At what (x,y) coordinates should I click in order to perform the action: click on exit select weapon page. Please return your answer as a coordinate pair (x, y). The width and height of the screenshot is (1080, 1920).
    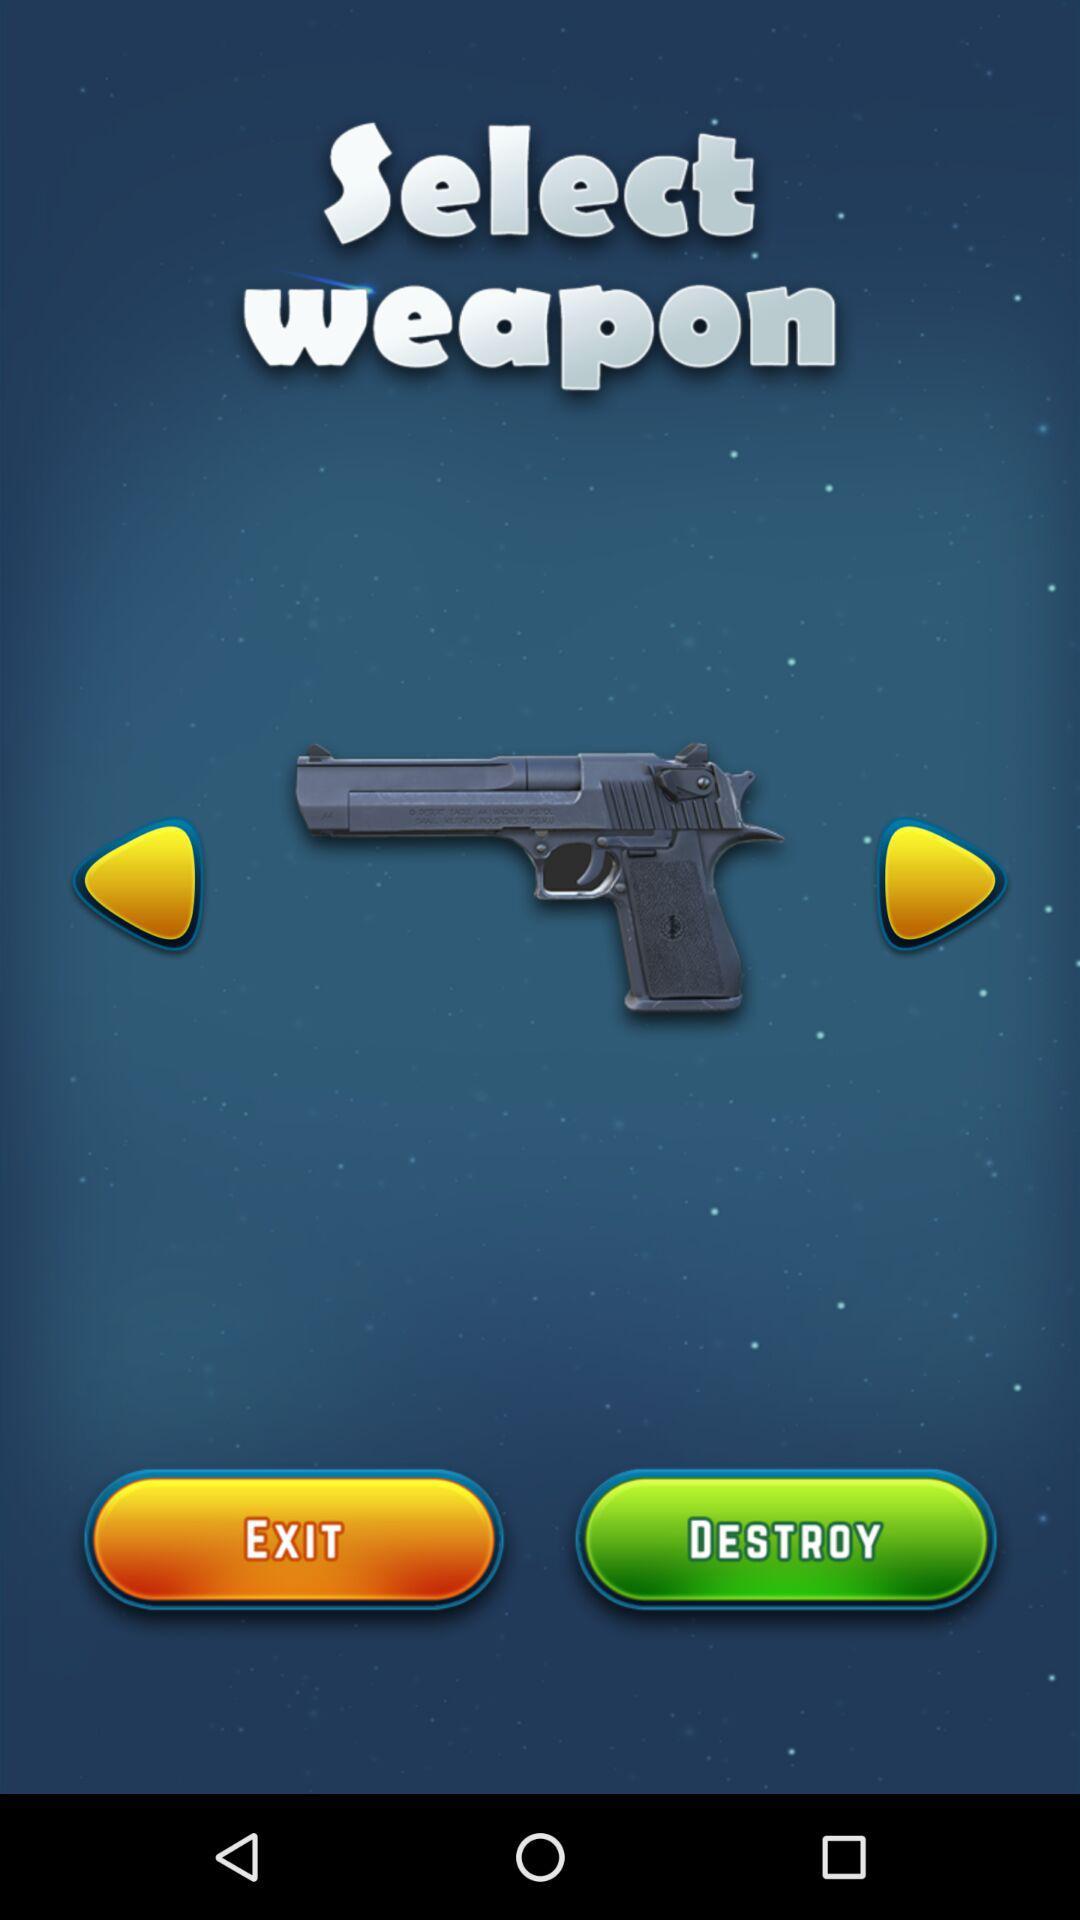
    Looking at the image, I should click on (293, 1550).